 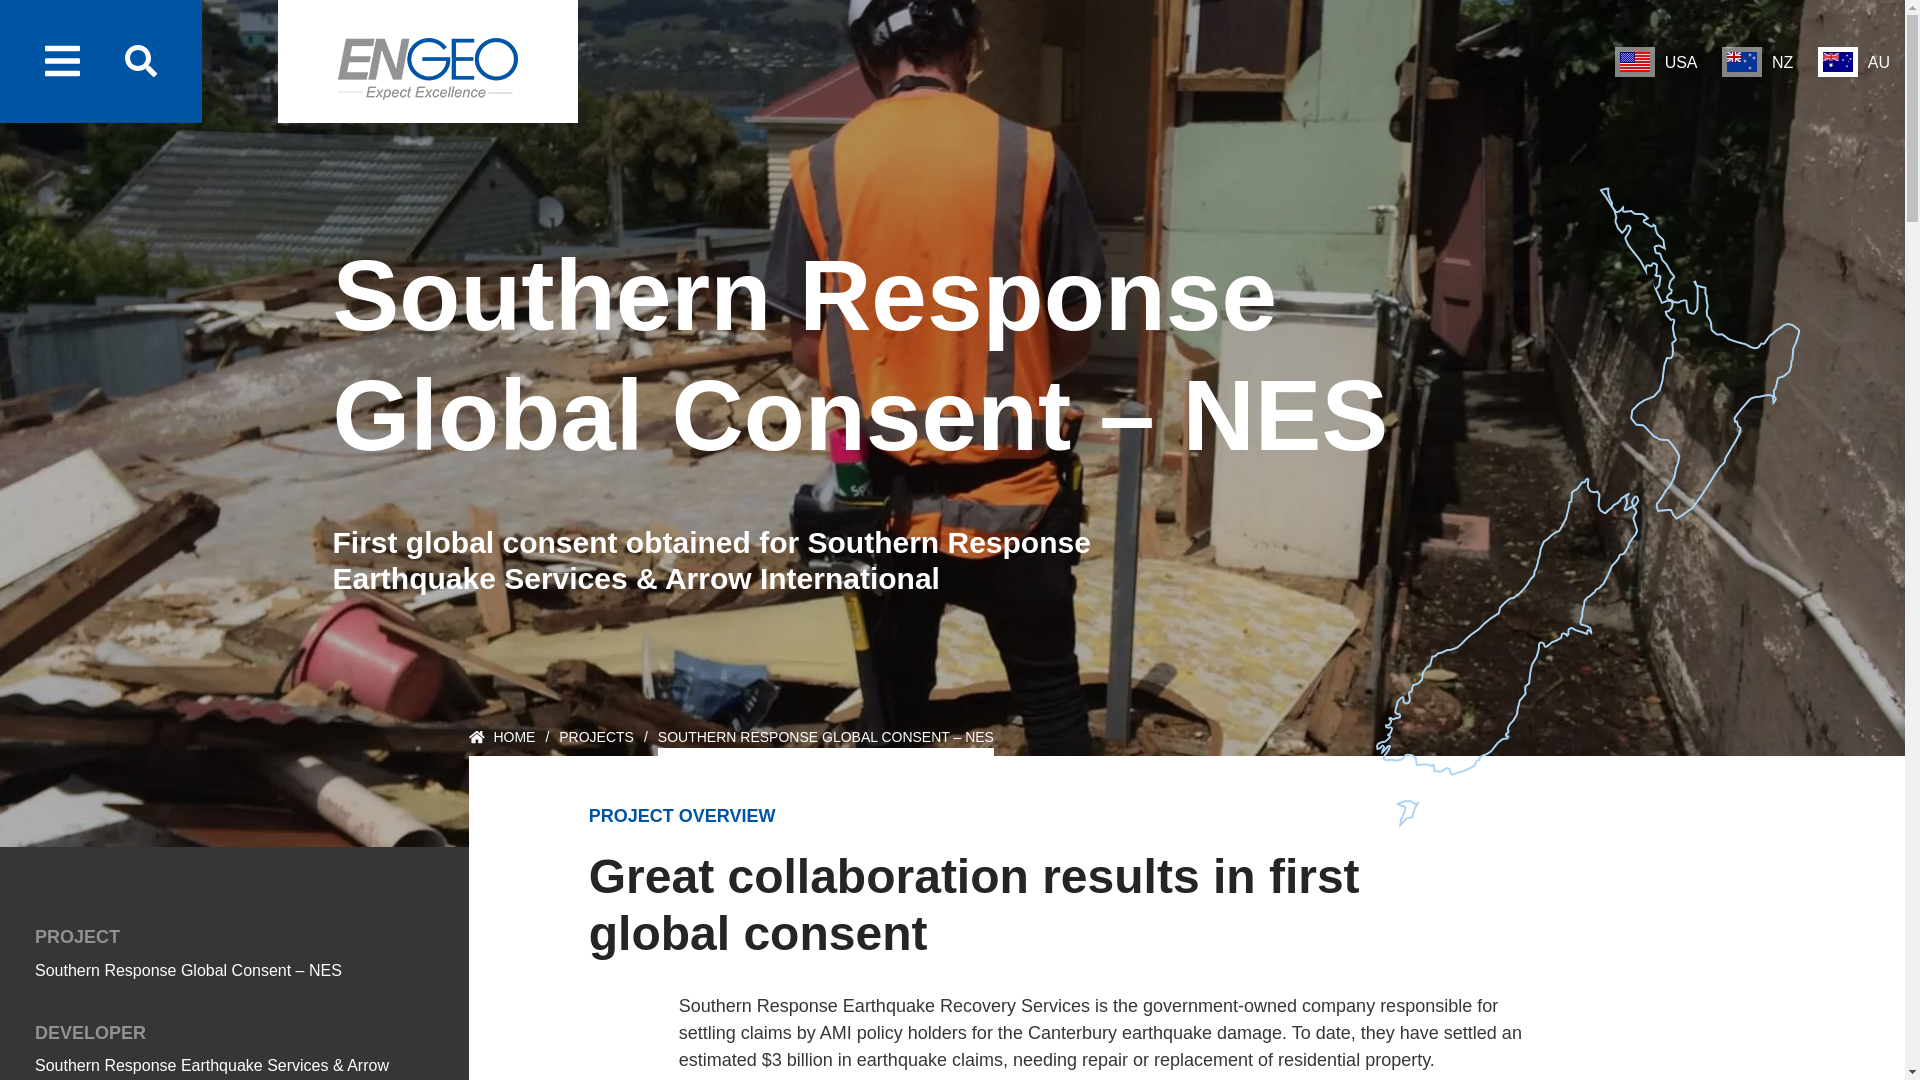 What do you see at coordinates (1656, 60) in the screenshot?
I see `'USA'` at bounding box center [1656, 60].